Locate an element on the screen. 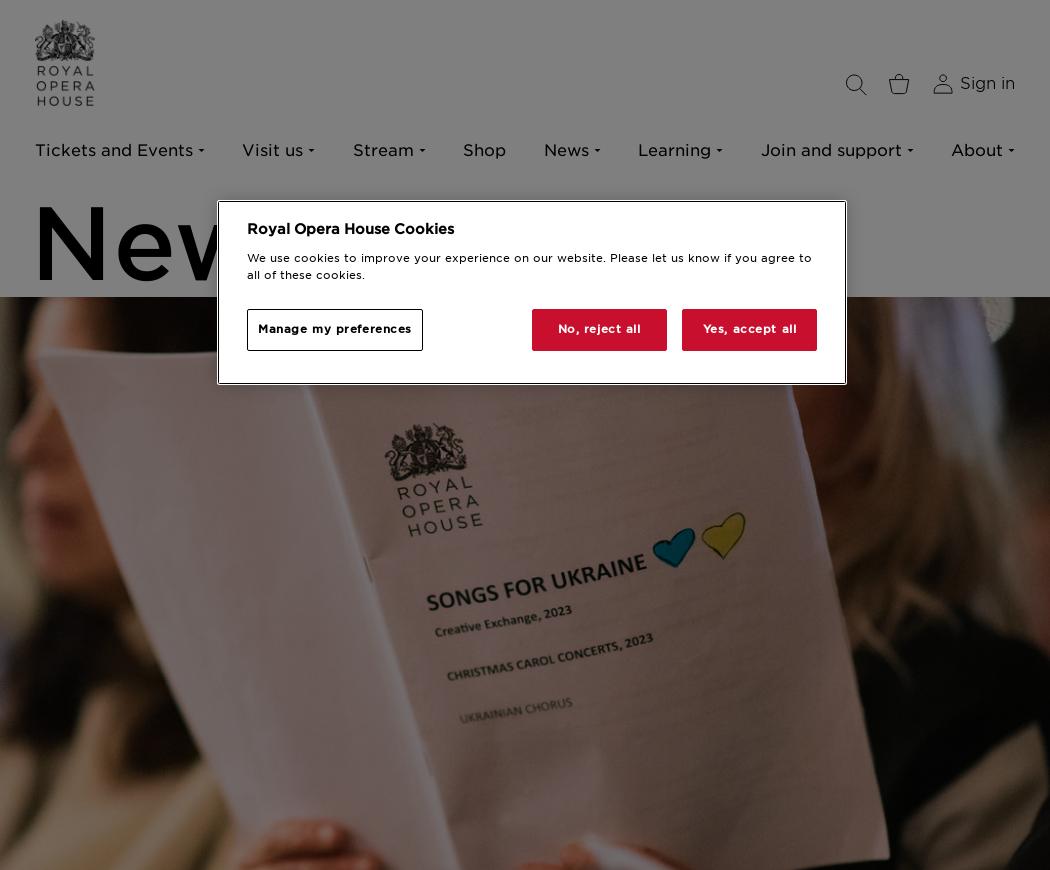  'Tickets and Events' is located at coordinates (113, 149).